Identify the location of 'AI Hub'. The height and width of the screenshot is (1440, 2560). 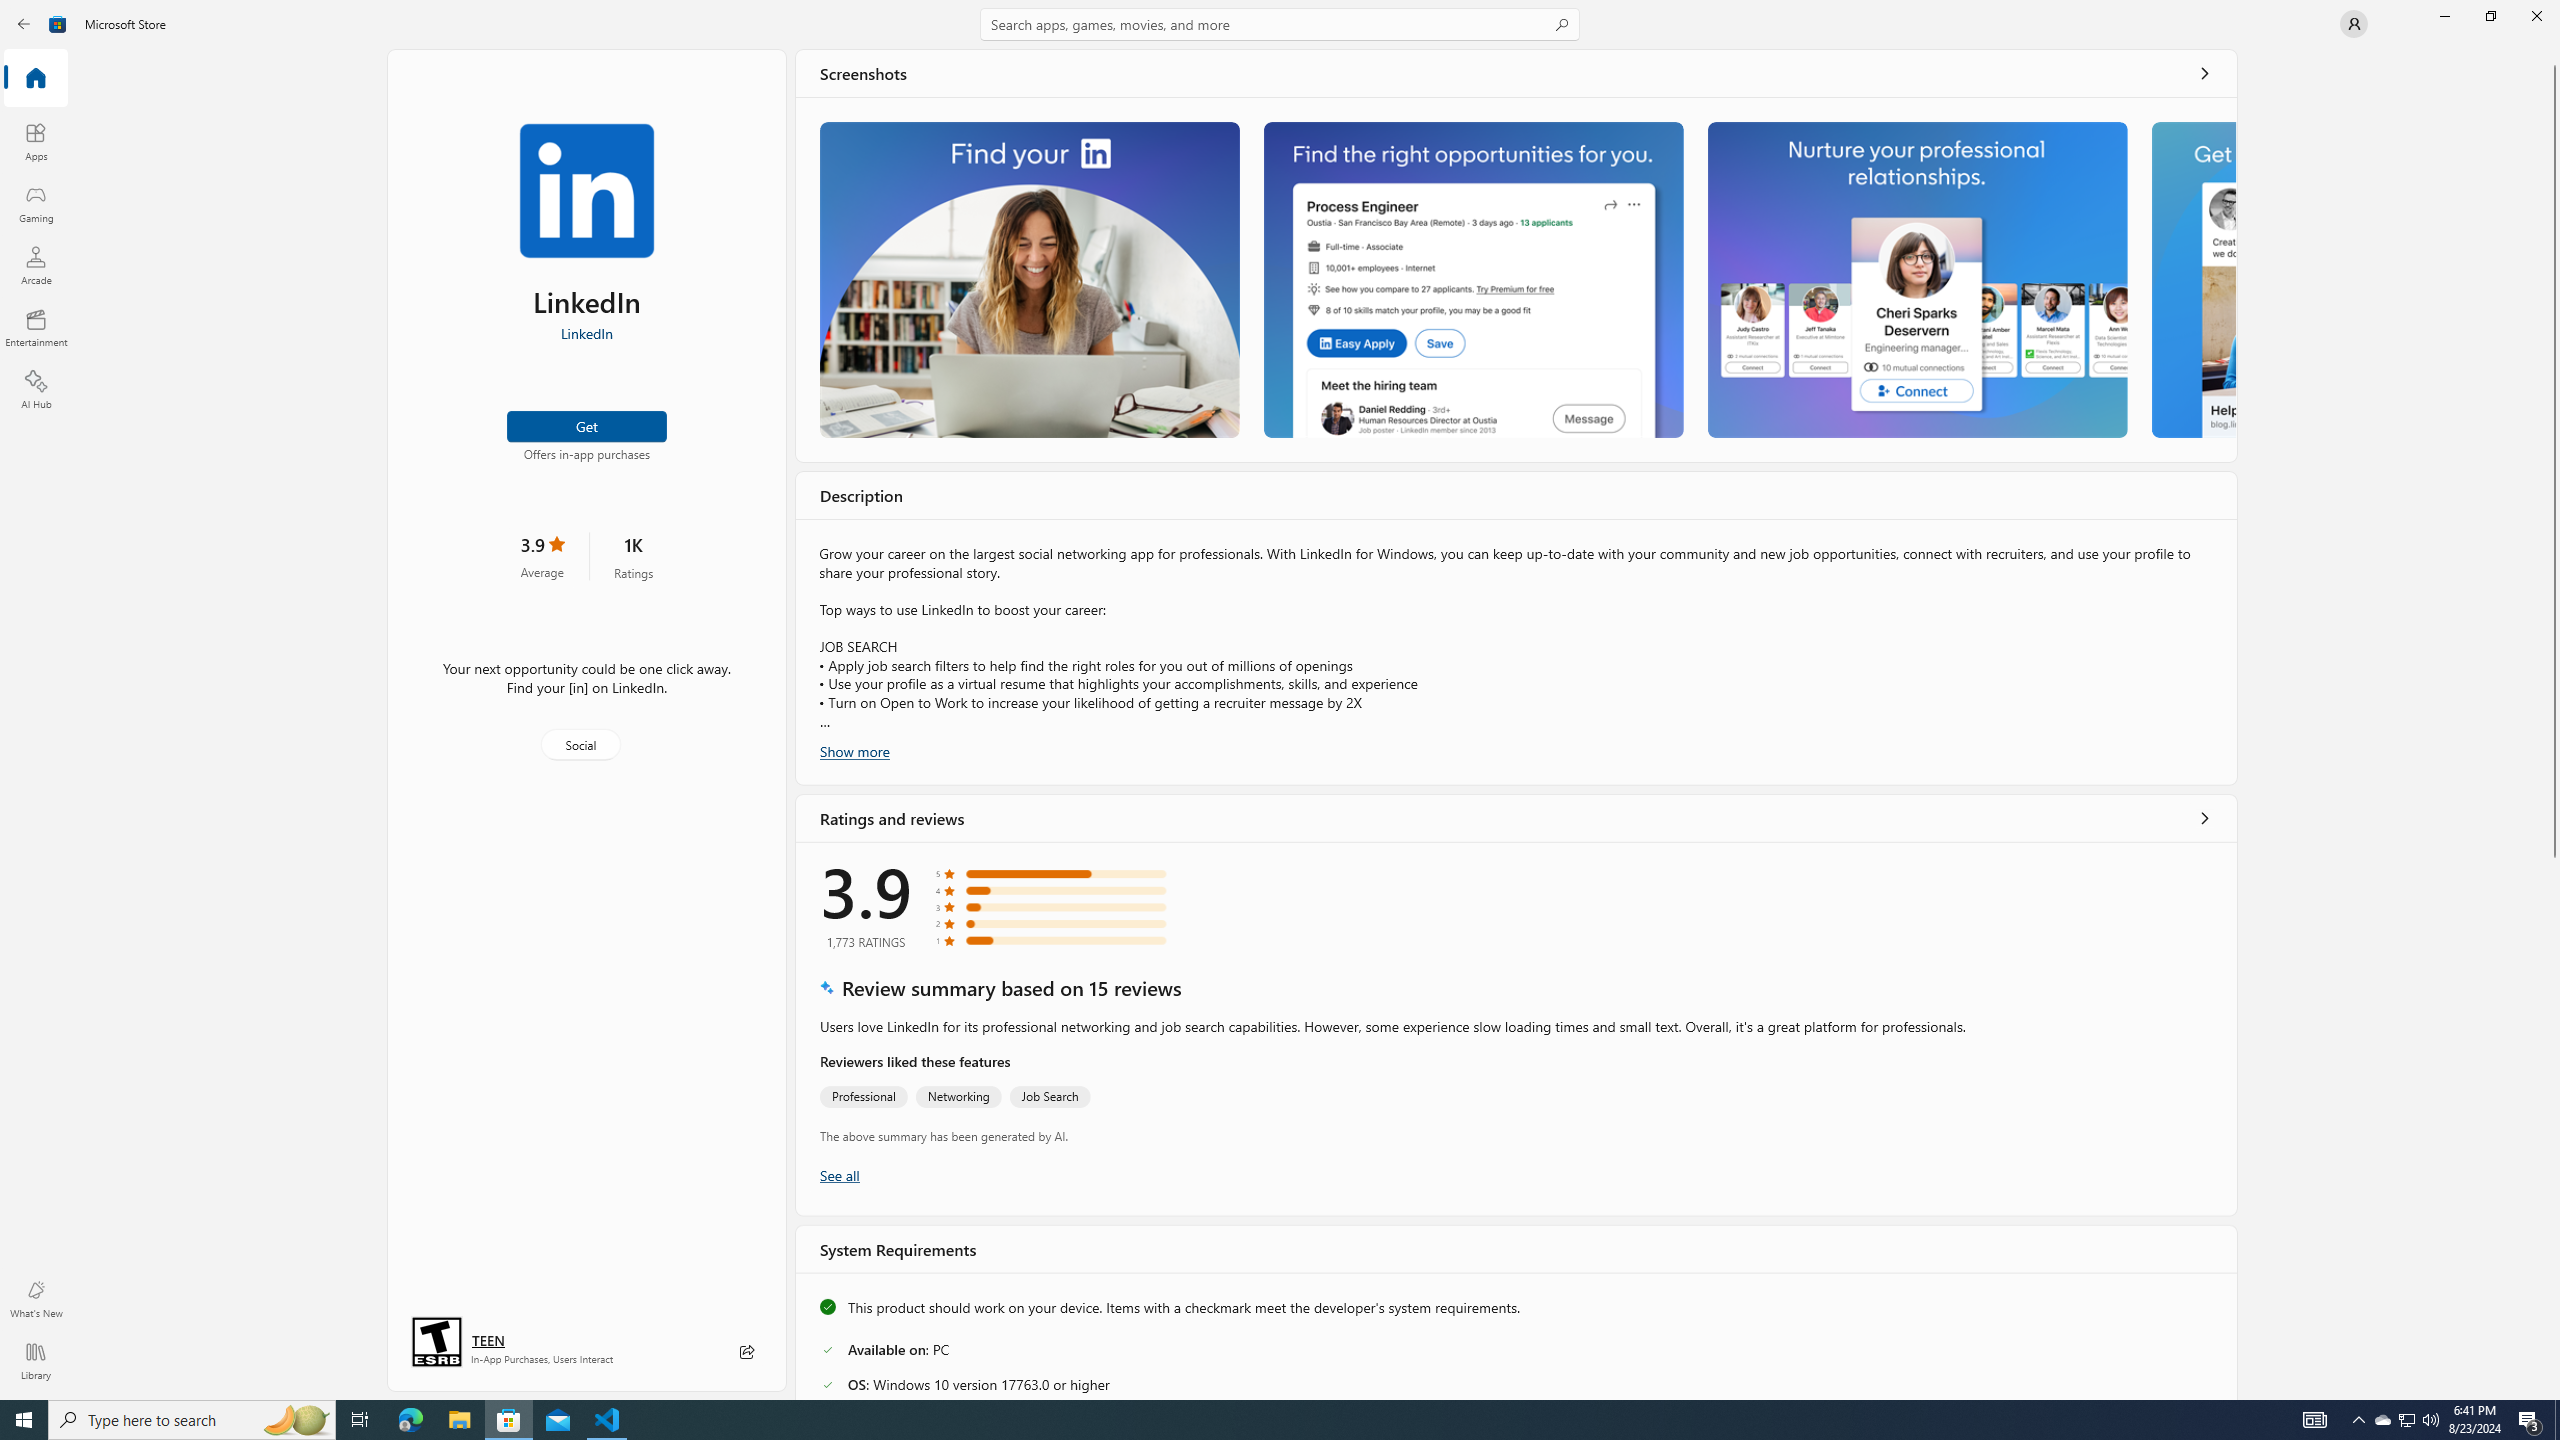
(34, 388).